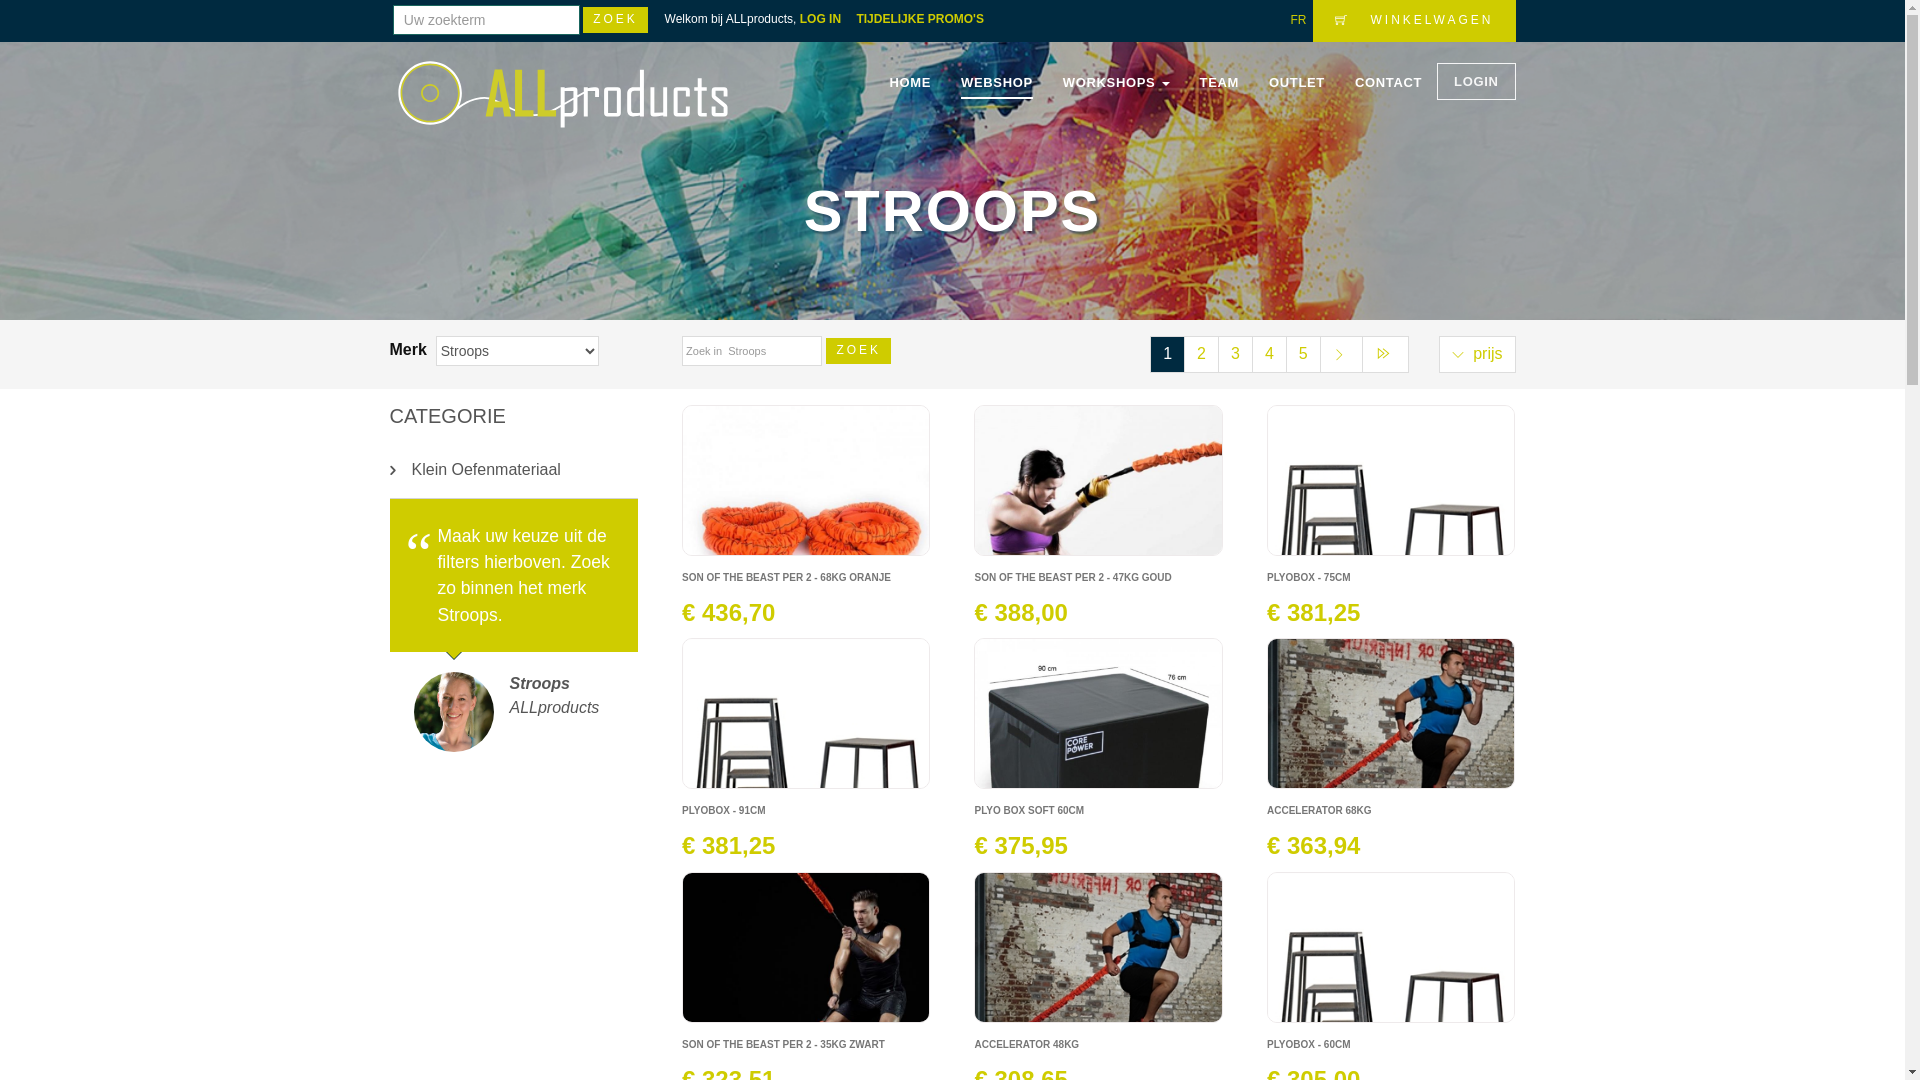 This screenshot has height=1080, width=1920. Describe the element at coordinates (1354, 82) in the screenshot. I see `'CONTACT'` at that location.